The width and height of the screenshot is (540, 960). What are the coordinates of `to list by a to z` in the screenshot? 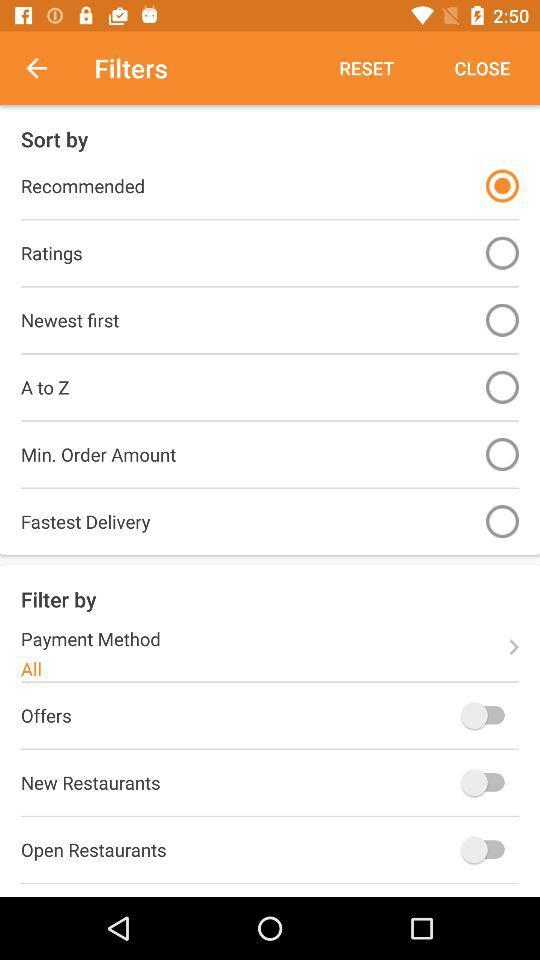 It's located at (501, 386).